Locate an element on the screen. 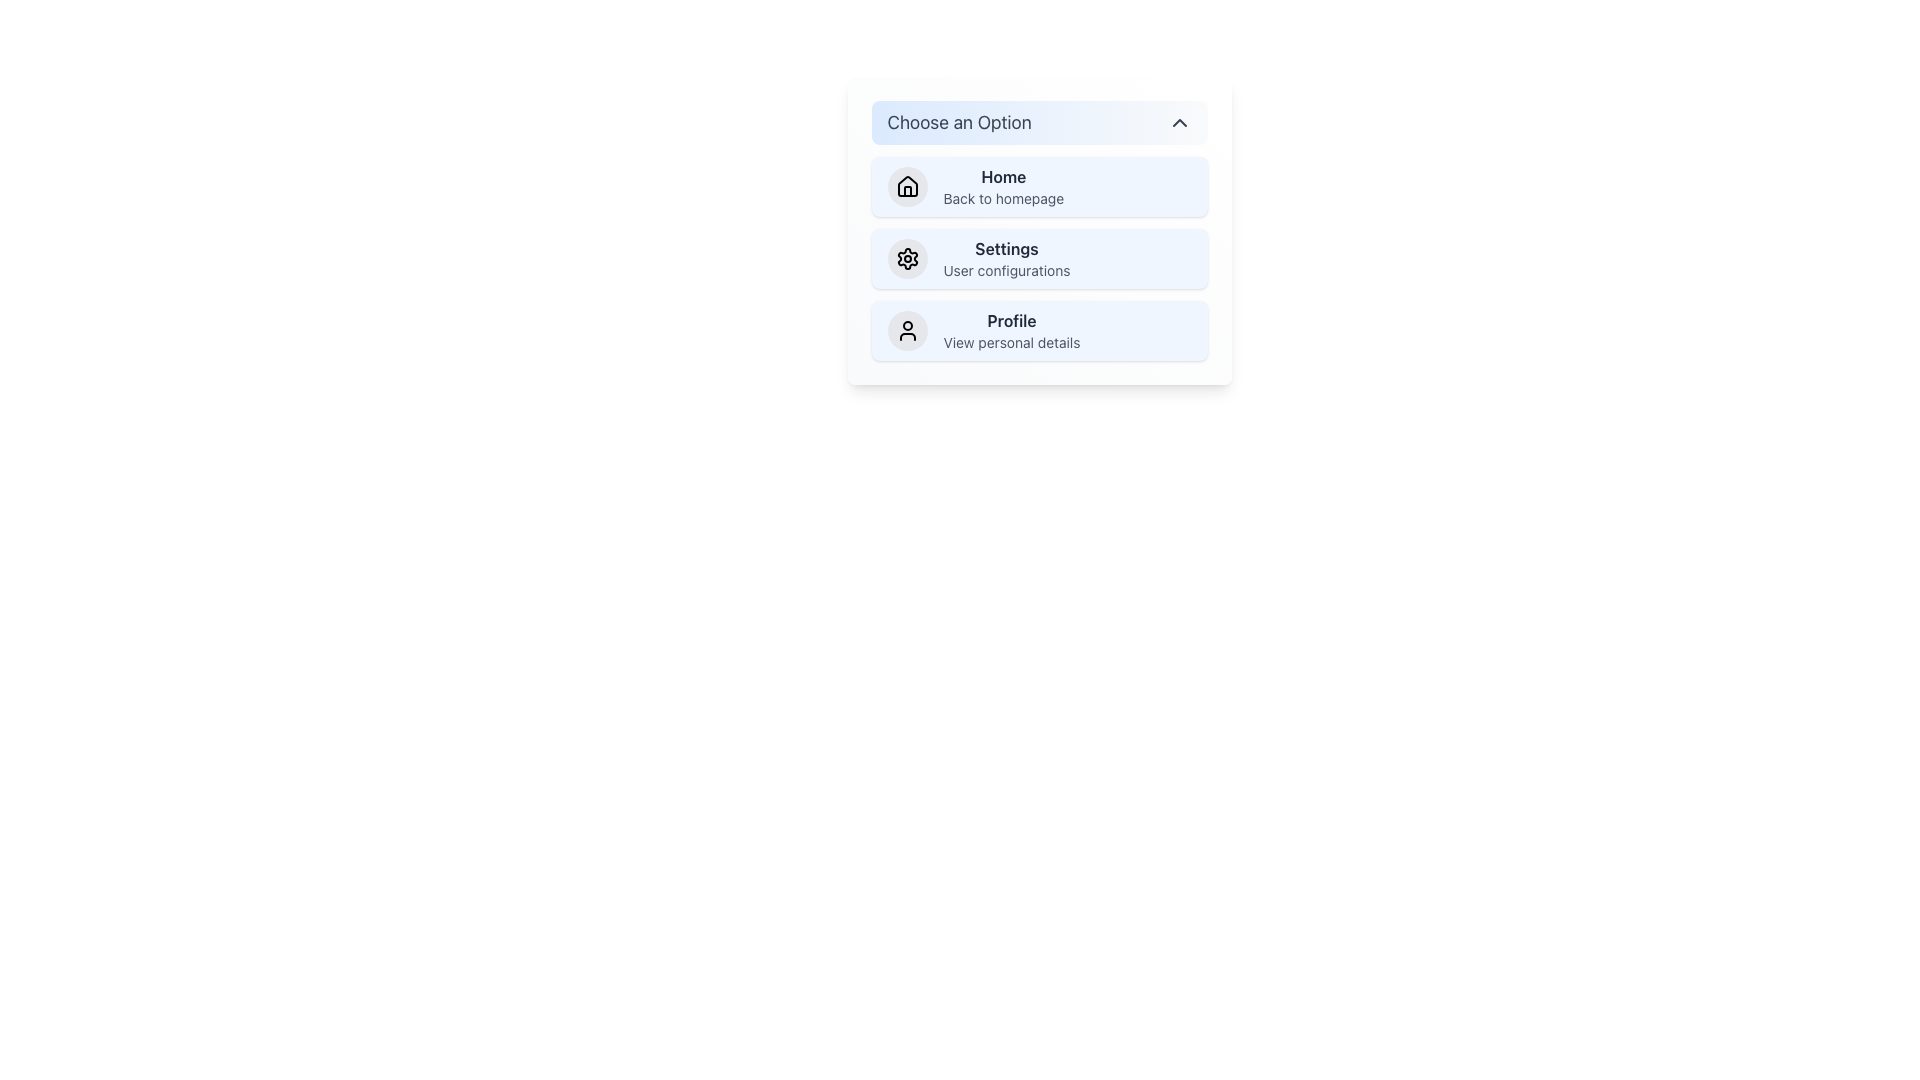  the 'Profile' button, which has a light blue background, rounded corners, and contains a person's silhouette icon followed by the text 'Profile' and 'View personal details'. This button is the third item in a vertical menu list, positioned below 'Settings' is located at coordinates (1039, 330).